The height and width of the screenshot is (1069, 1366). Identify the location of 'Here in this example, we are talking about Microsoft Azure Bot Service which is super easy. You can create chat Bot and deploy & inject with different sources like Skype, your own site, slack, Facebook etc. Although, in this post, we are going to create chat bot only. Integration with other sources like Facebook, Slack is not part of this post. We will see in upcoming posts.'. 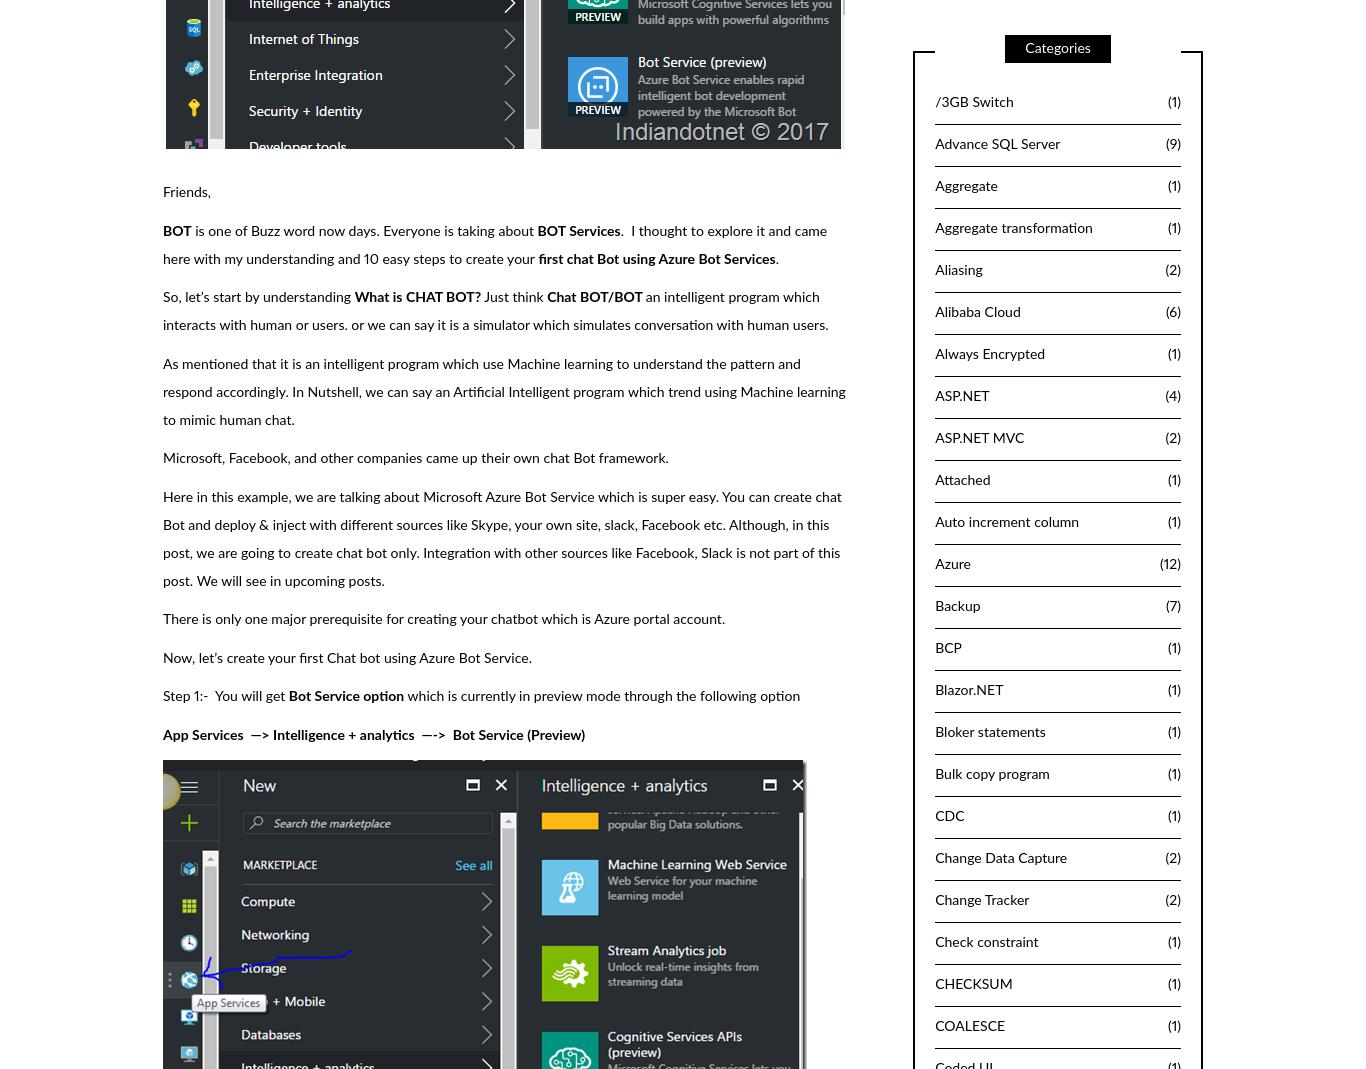
(161, 538).